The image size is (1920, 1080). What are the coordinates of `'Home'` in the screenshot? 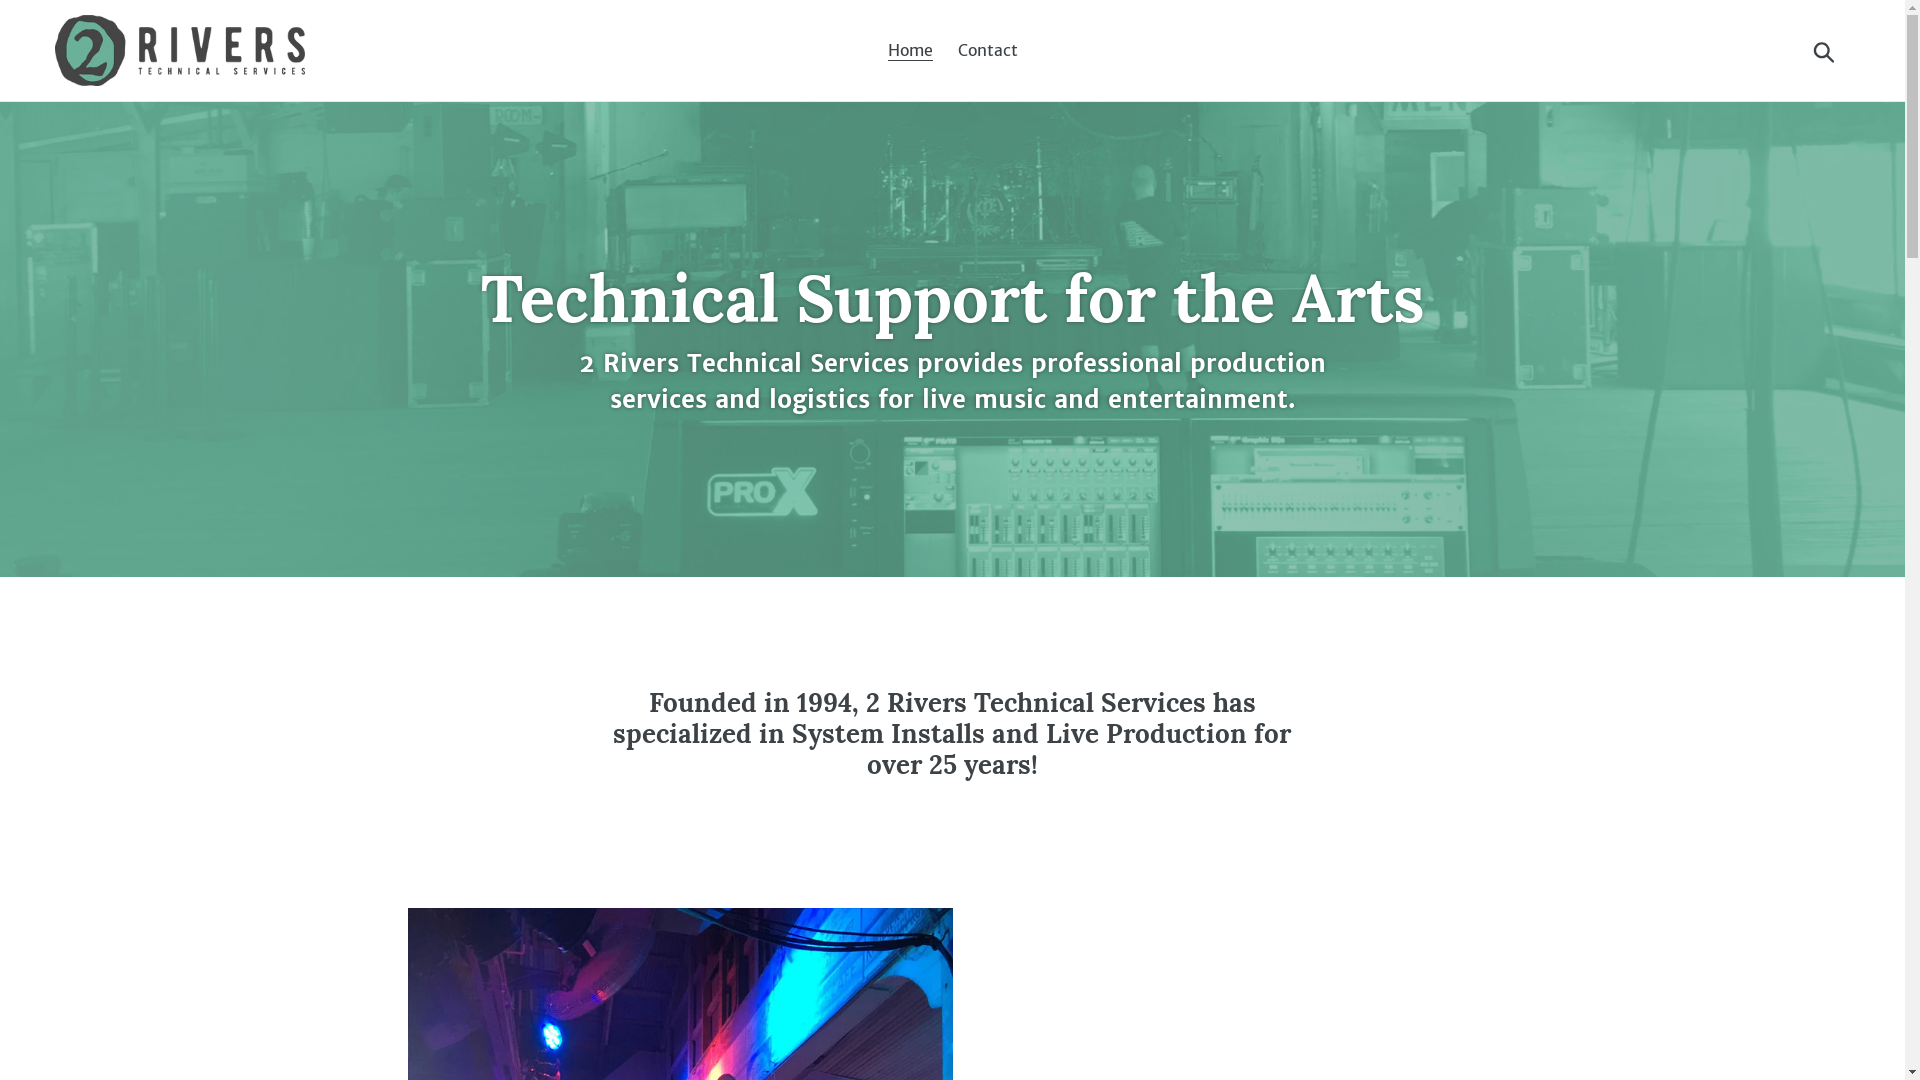 It's located at (909, 49).